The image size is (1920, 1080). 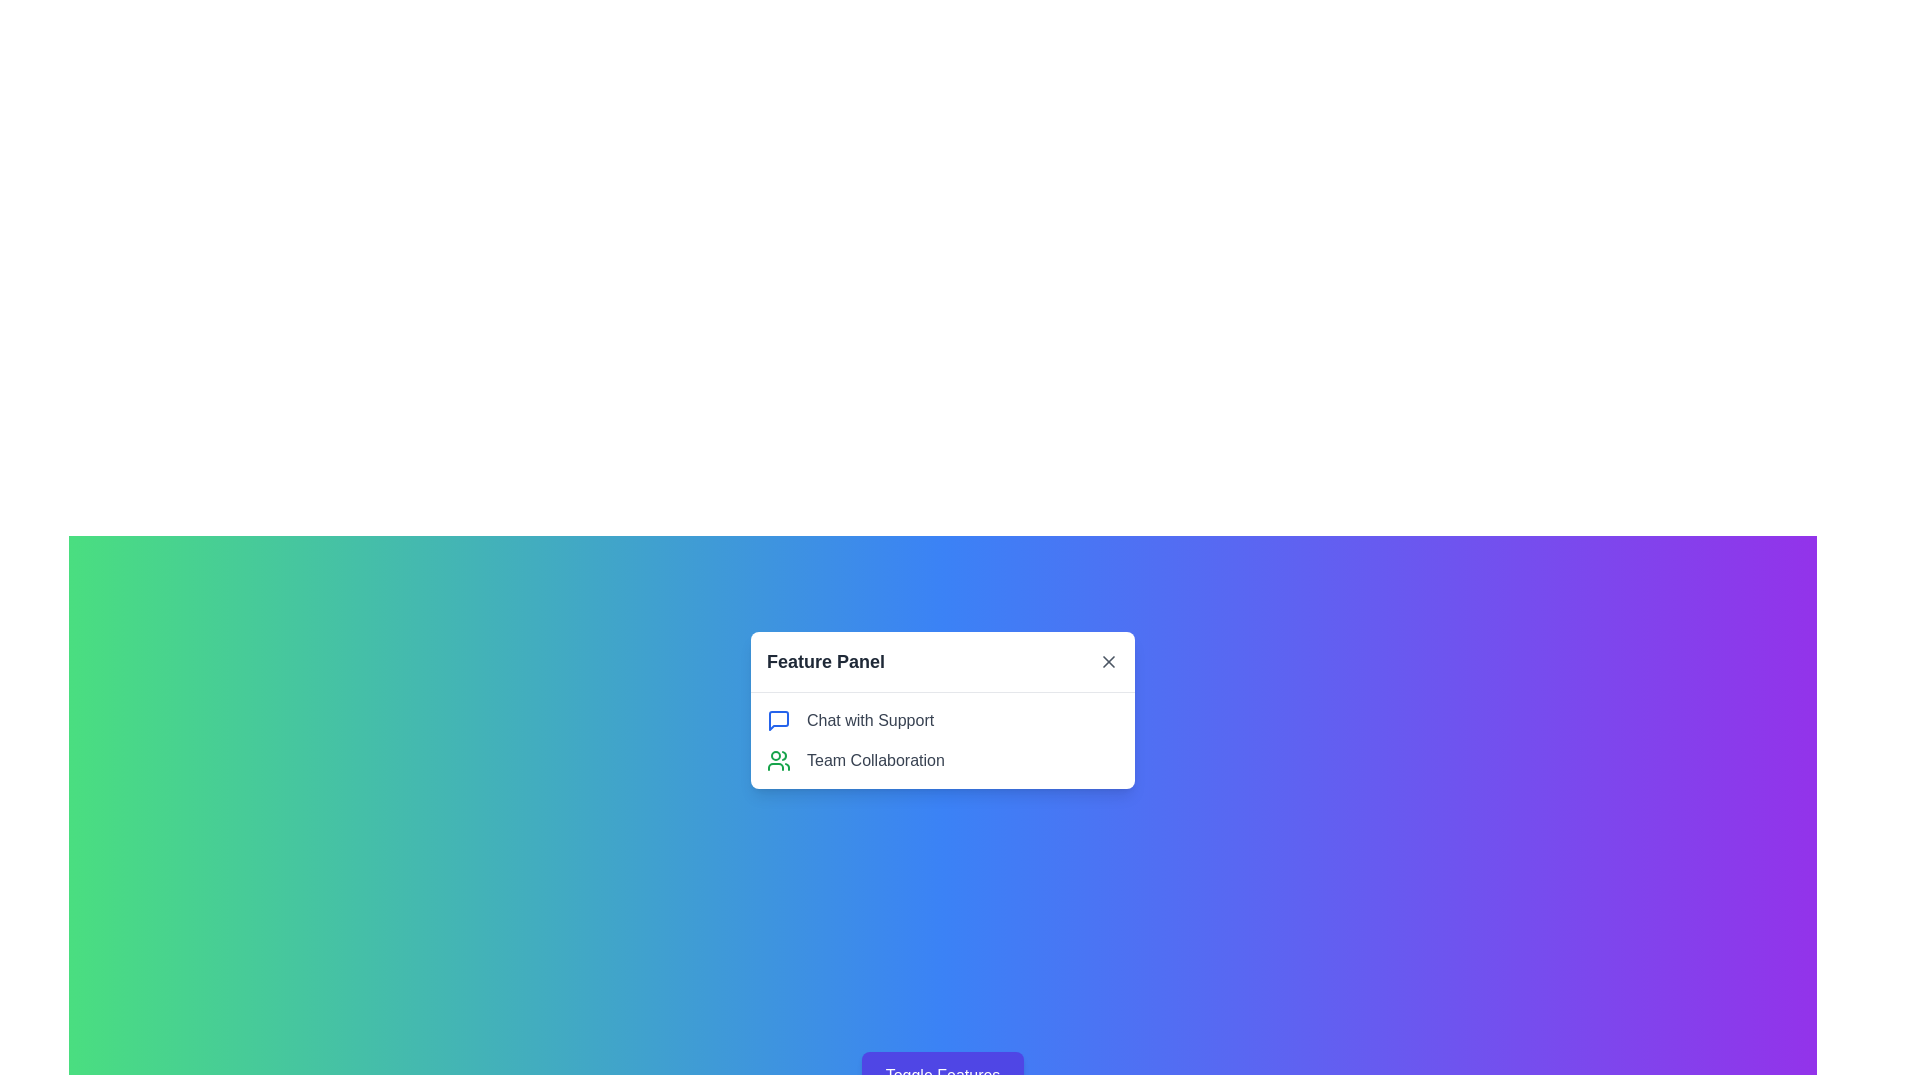 I want to click on the 'Team Collaboration' button with a green group icon, so click(x=941, y=760).